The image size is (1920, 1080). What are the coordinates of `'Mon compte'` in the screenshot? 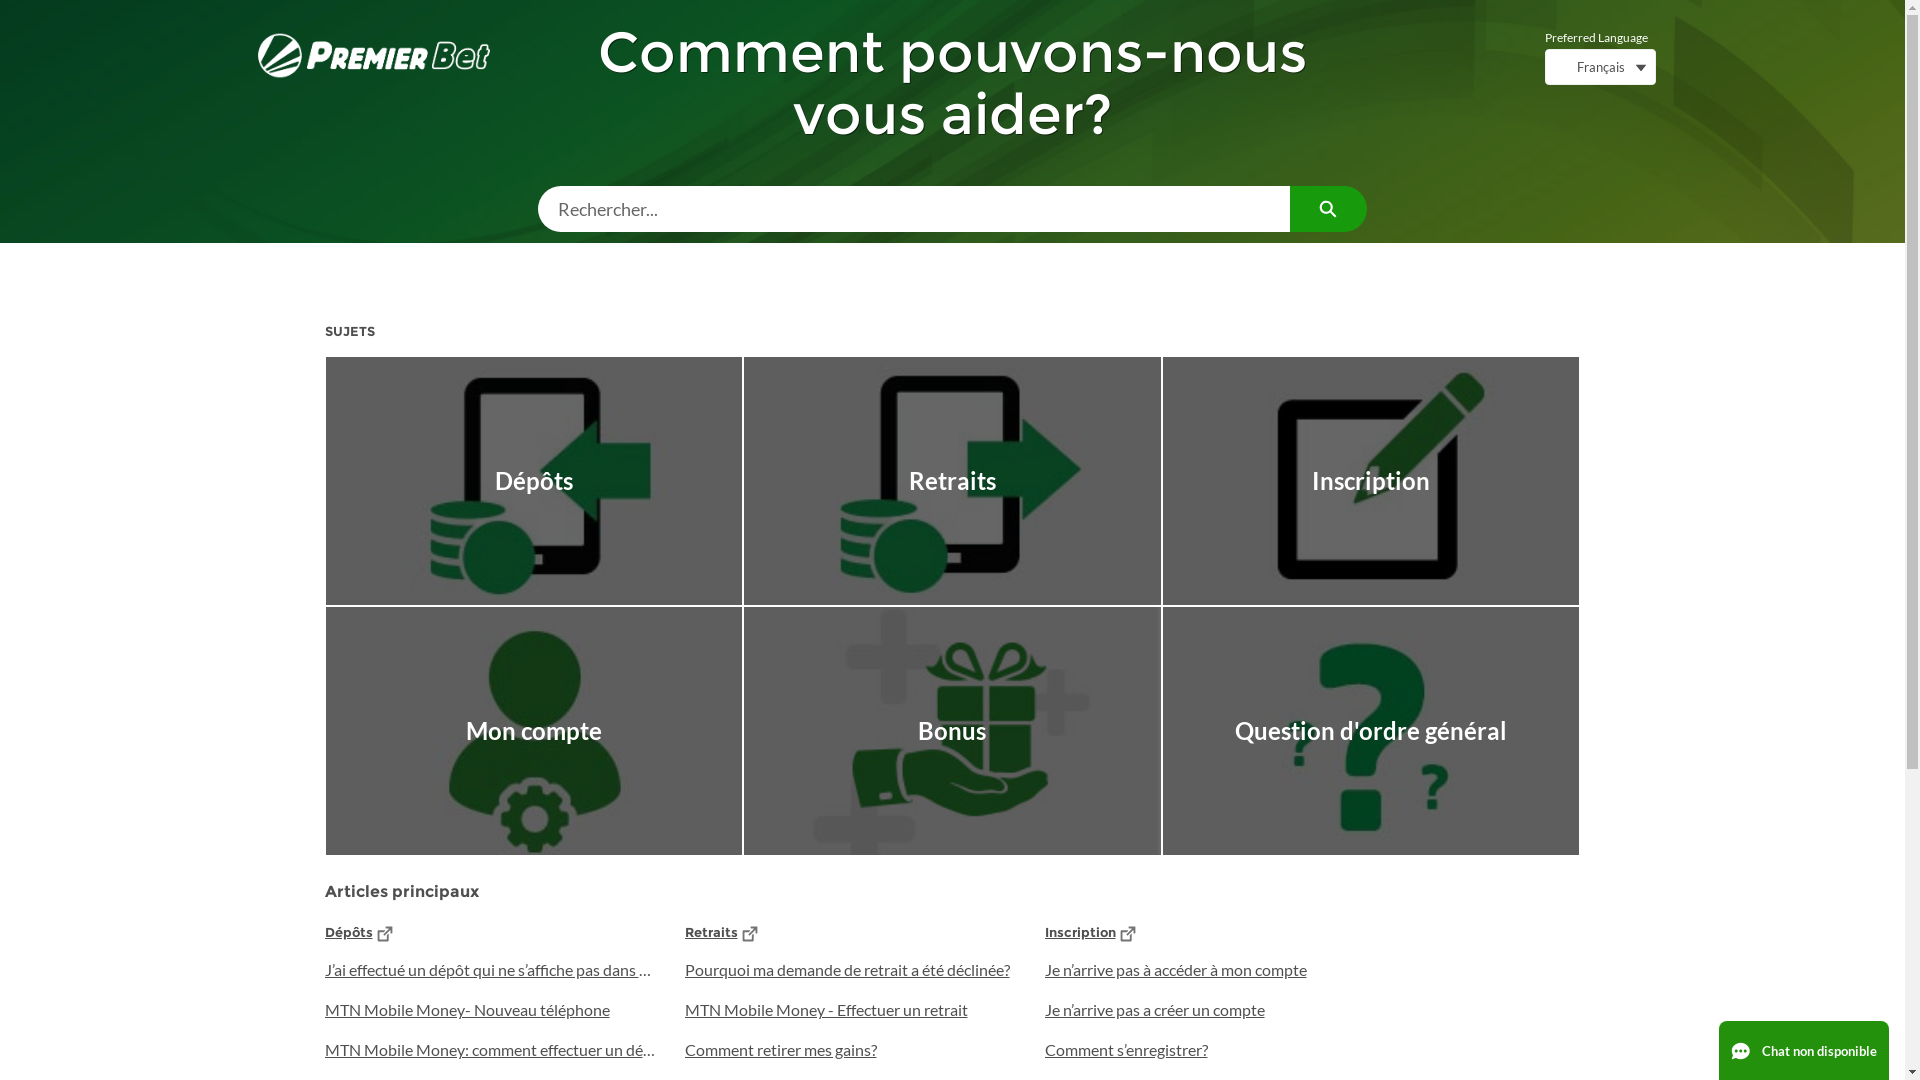 It's located at (534, 731).